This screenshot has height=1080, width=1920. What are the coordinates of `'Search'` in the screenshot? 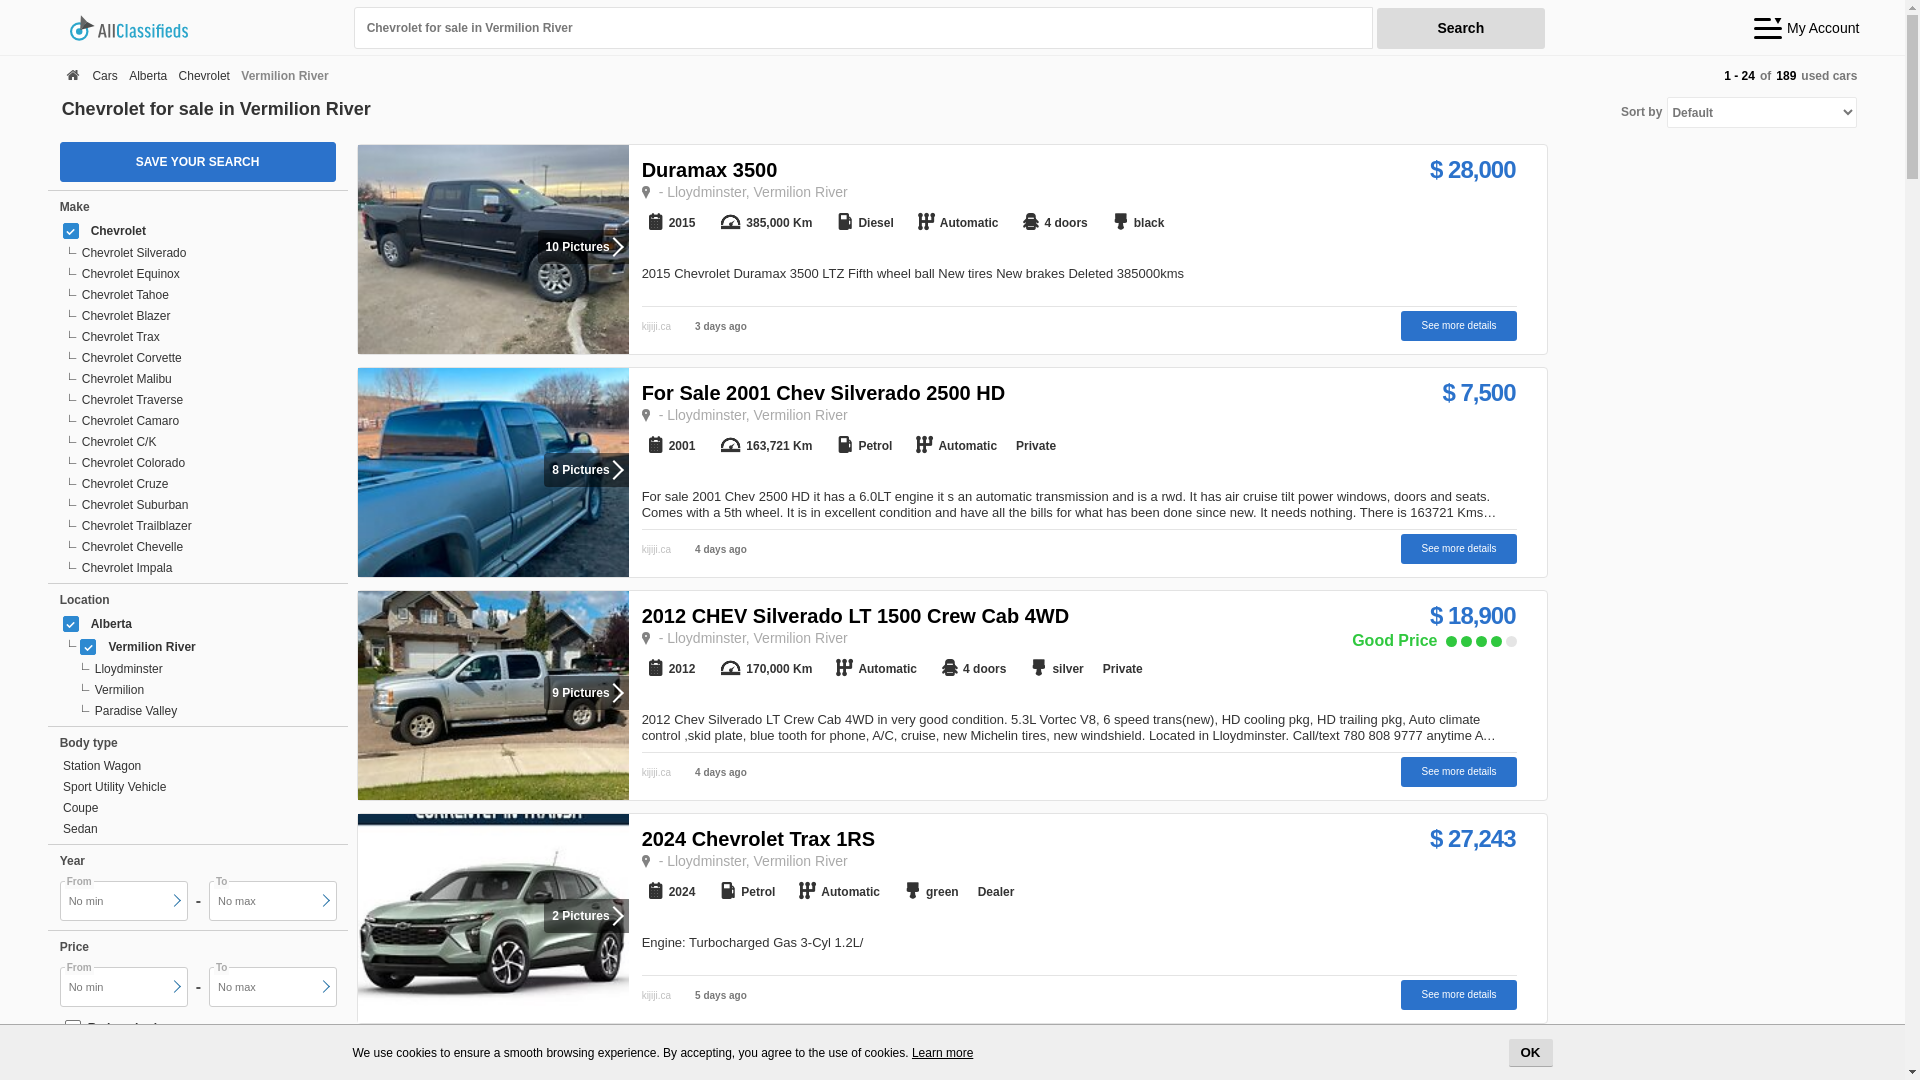 It's located at (1460, 28).